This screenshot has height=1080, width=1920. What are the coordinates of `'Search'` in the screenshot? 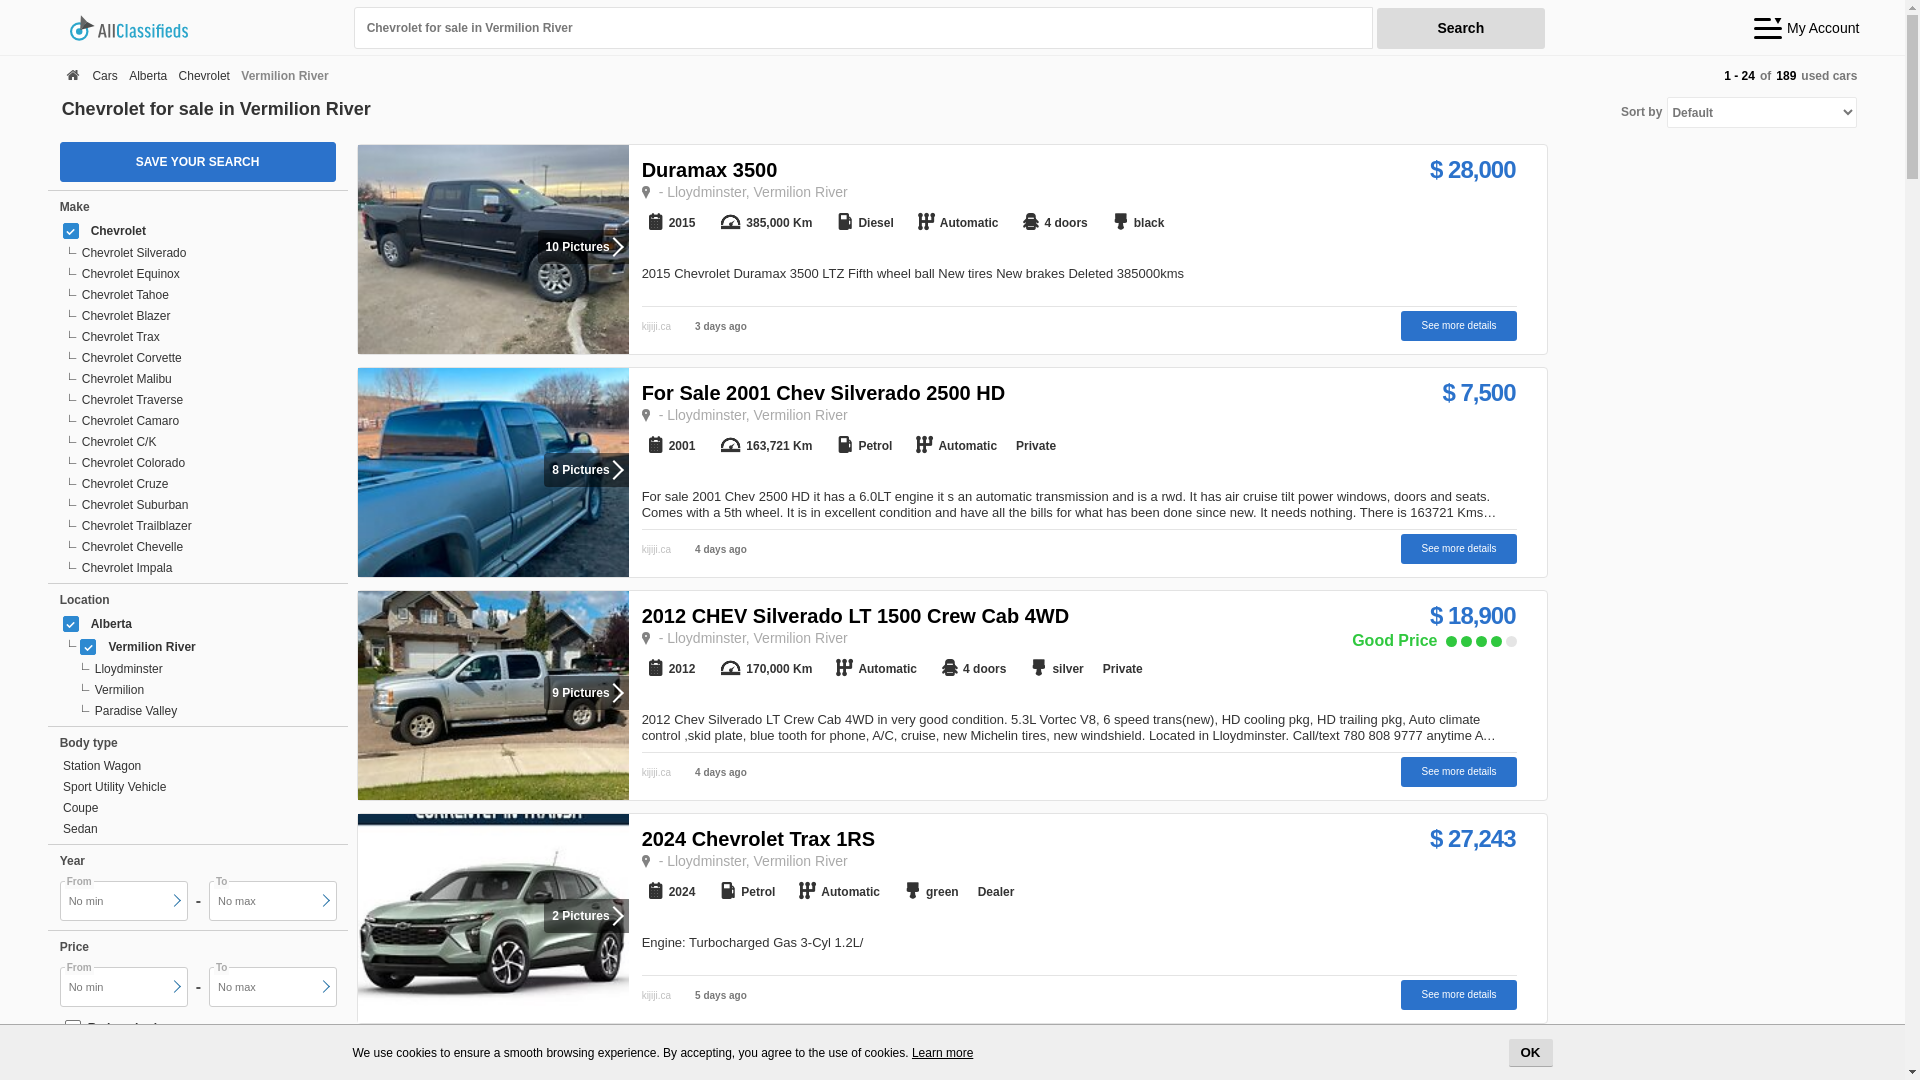 It's located at (1460, 28).